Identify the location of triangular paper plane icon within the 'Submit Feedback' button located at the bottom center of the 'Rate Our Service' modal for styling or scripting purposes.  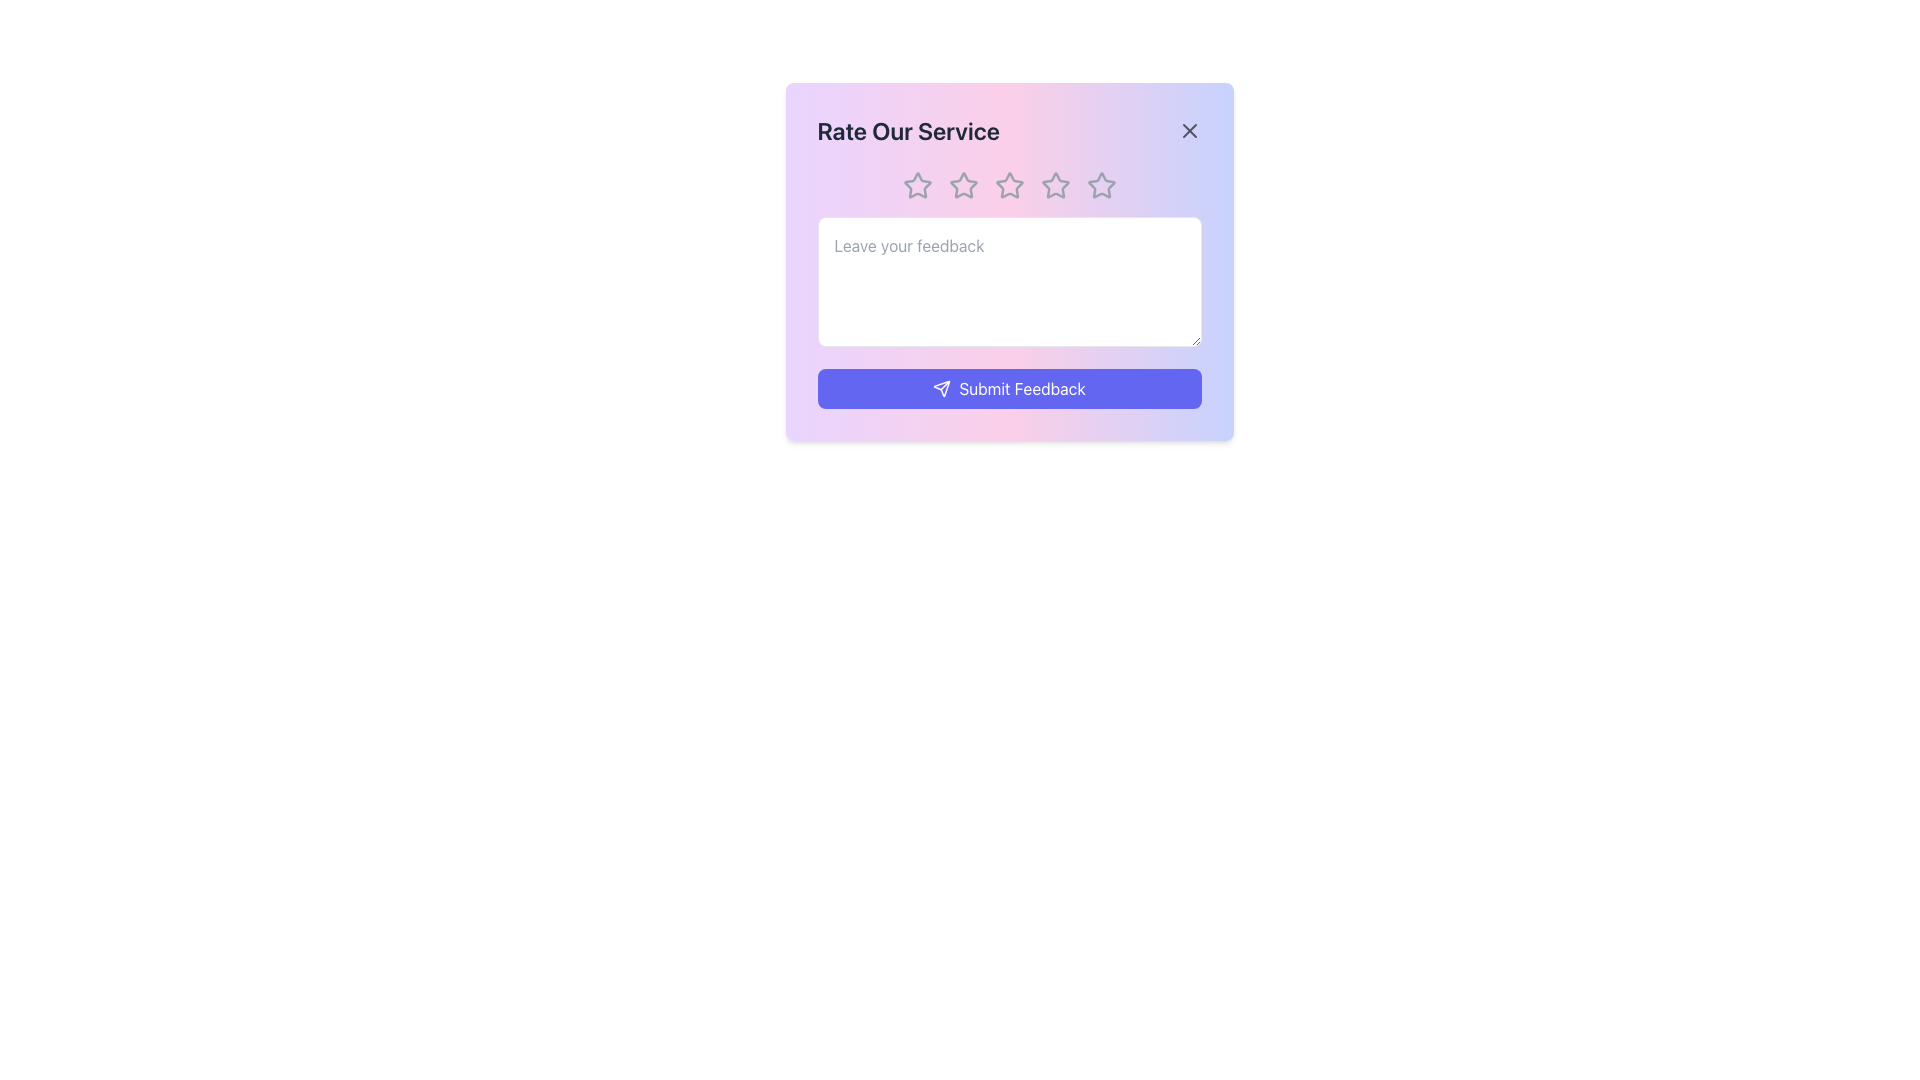
(941, 389).